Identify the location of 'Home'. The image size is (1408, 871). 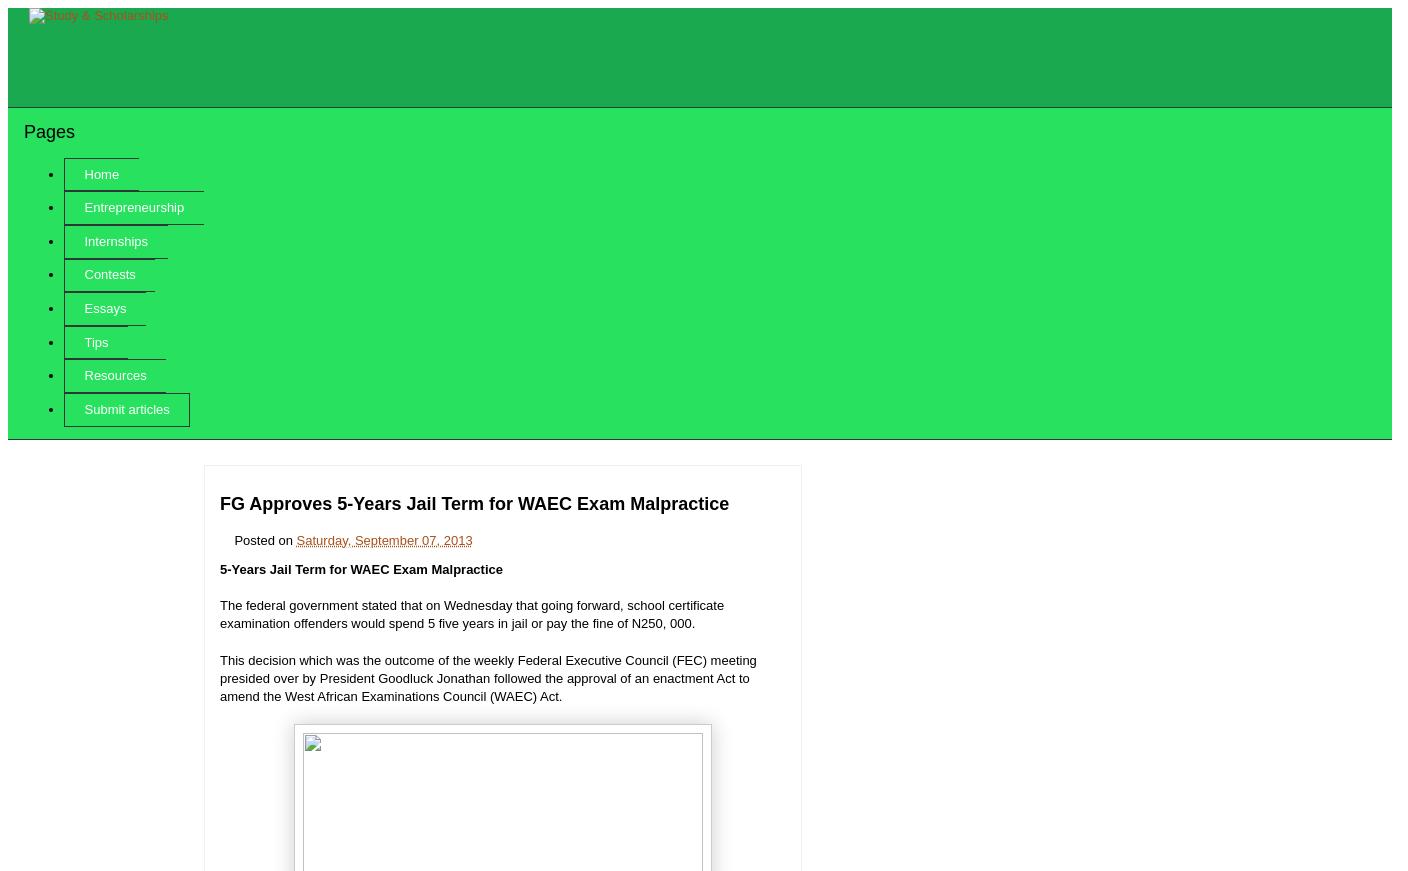
(83, 173).